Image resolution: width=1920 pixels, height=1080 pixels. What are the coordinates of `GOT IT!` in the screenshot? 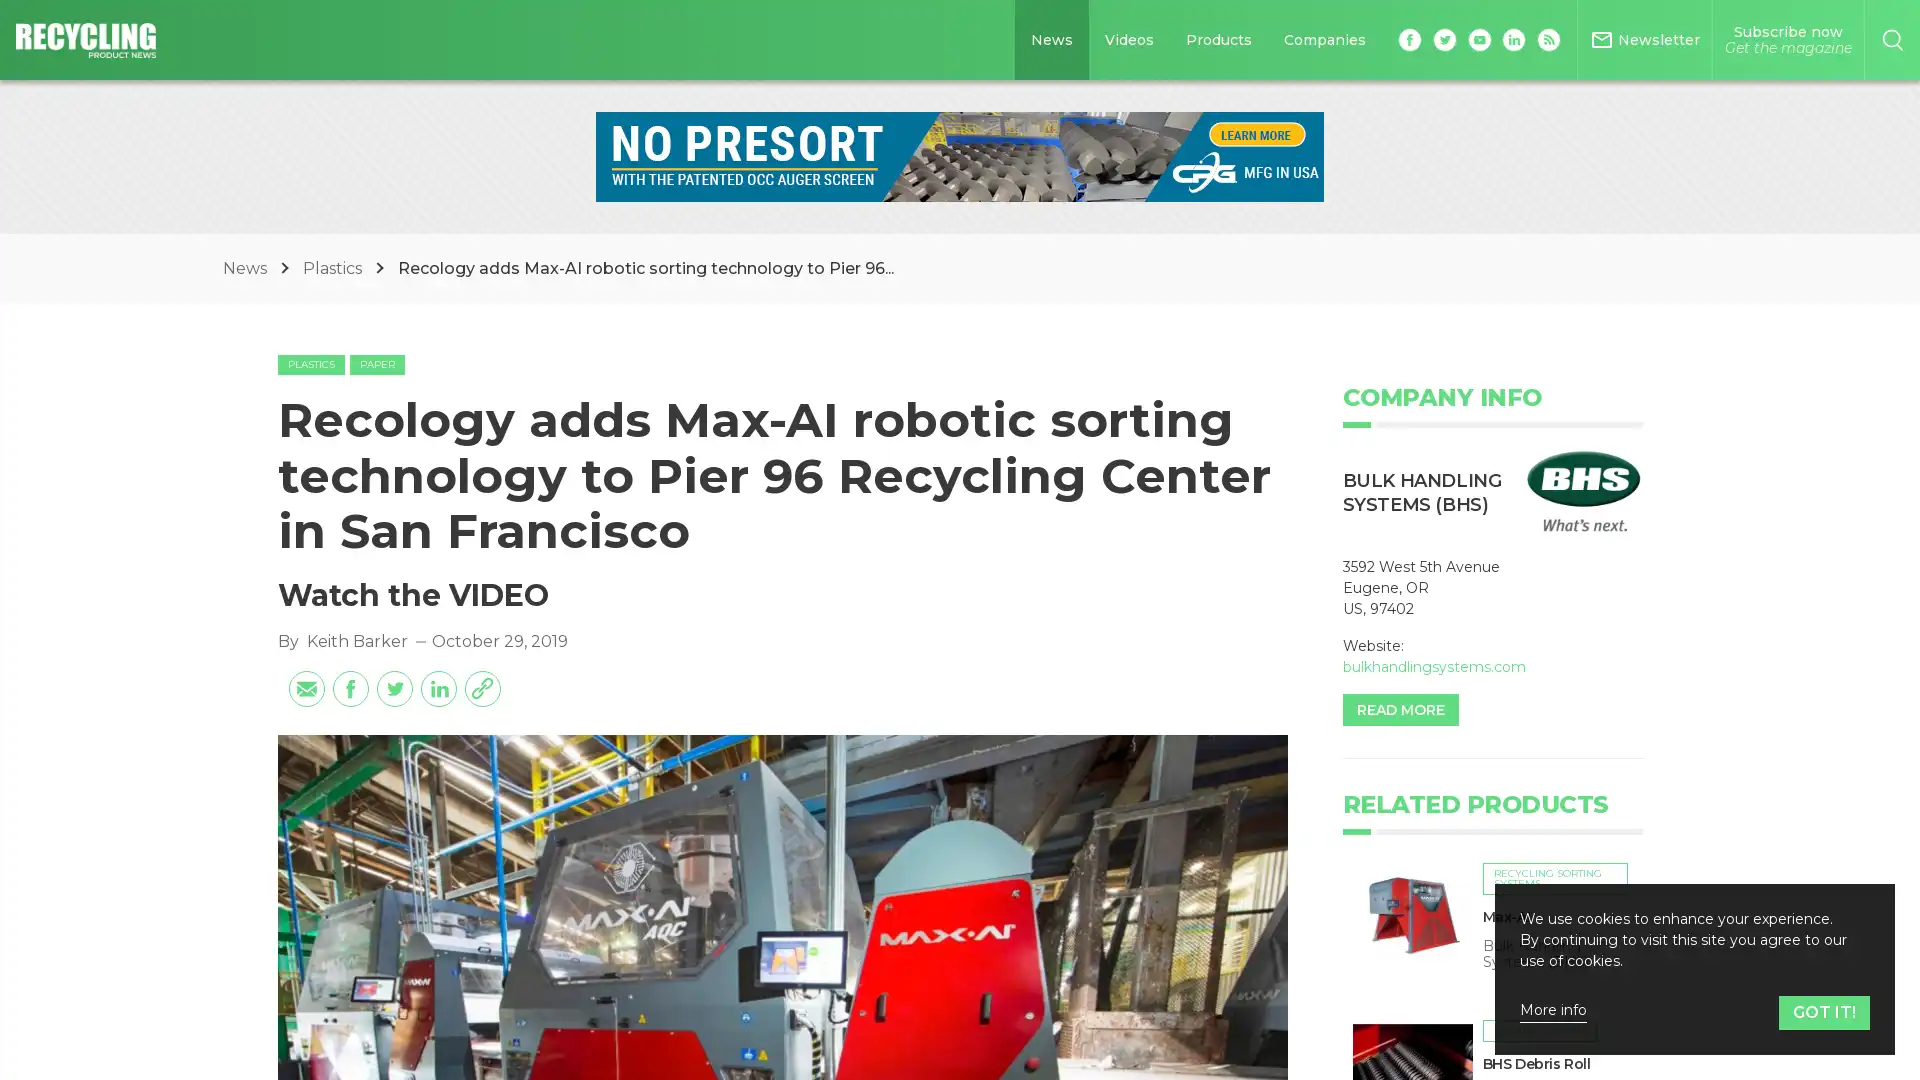 It's located at (1824, 1012).